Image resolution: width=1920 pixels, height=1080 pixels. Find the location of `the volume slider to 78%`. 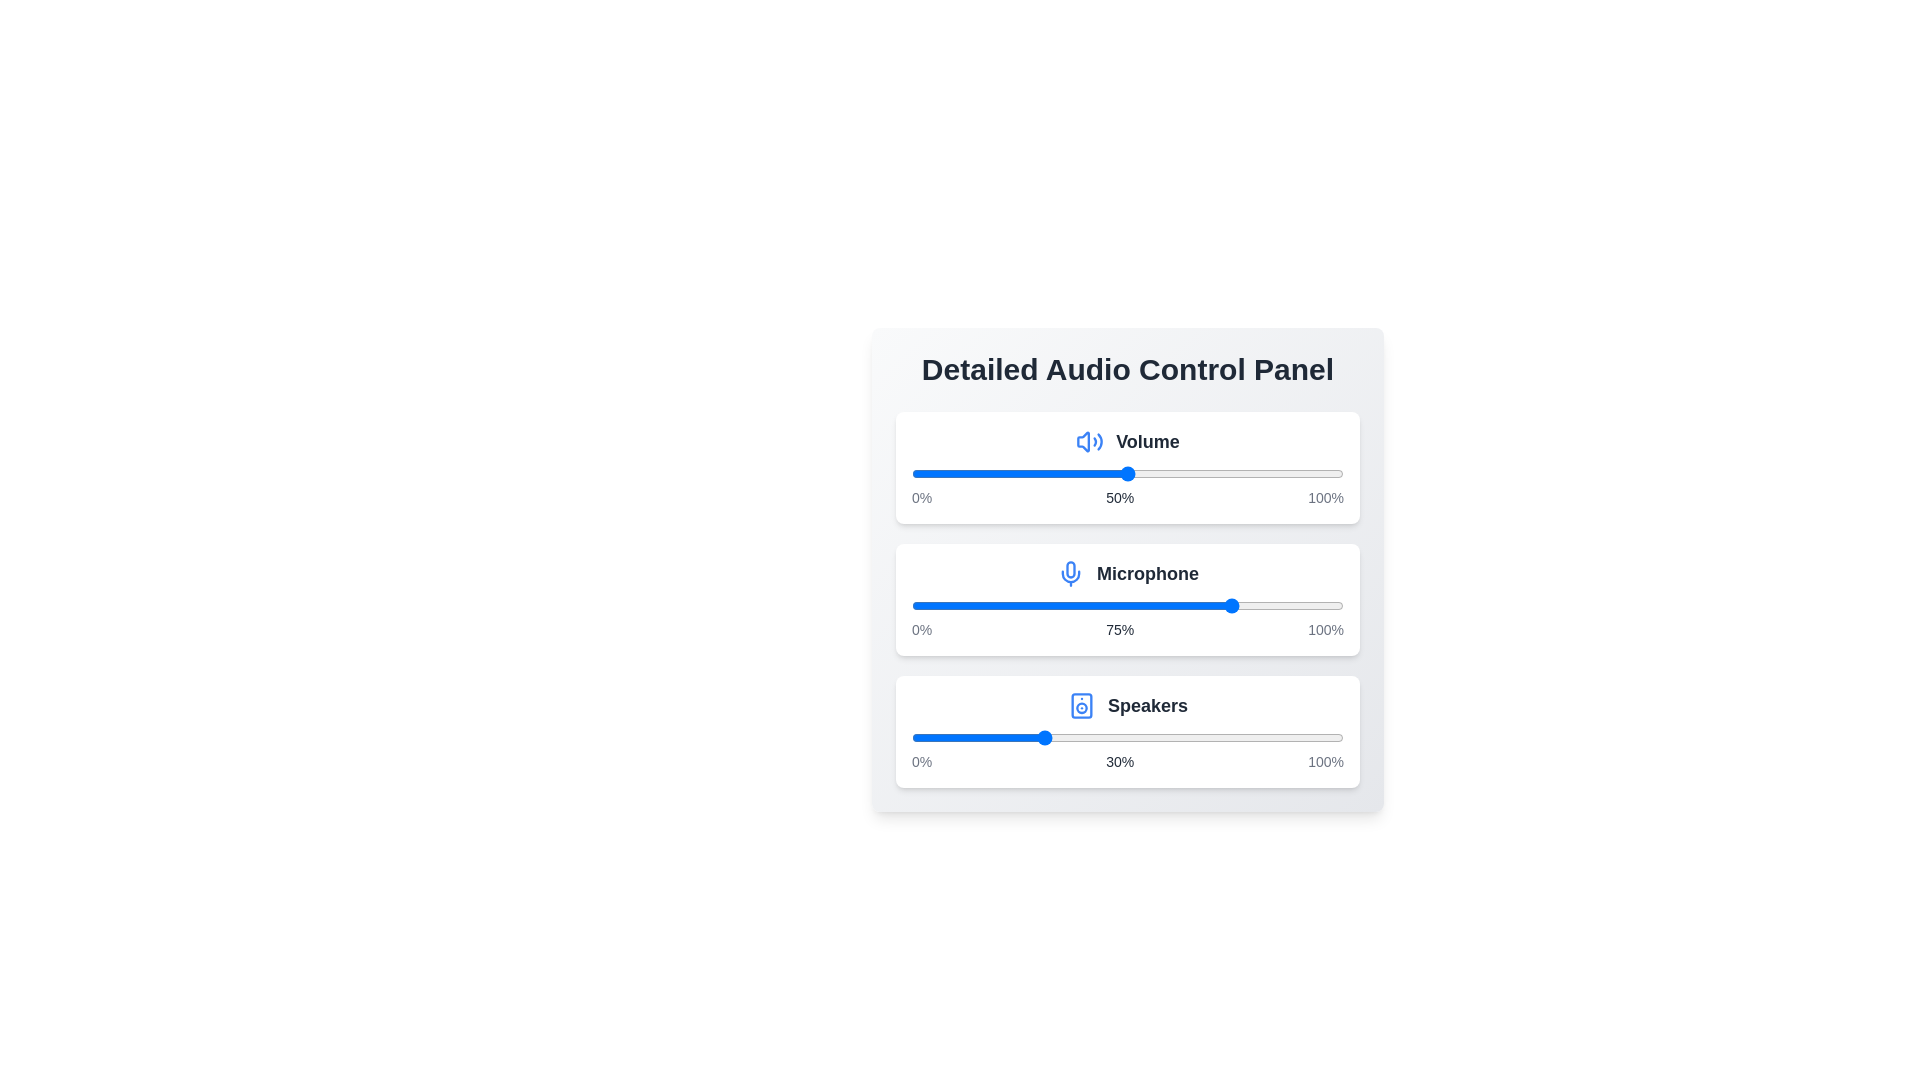

the volume slider to 78% is located at coordinates (1247, 474).